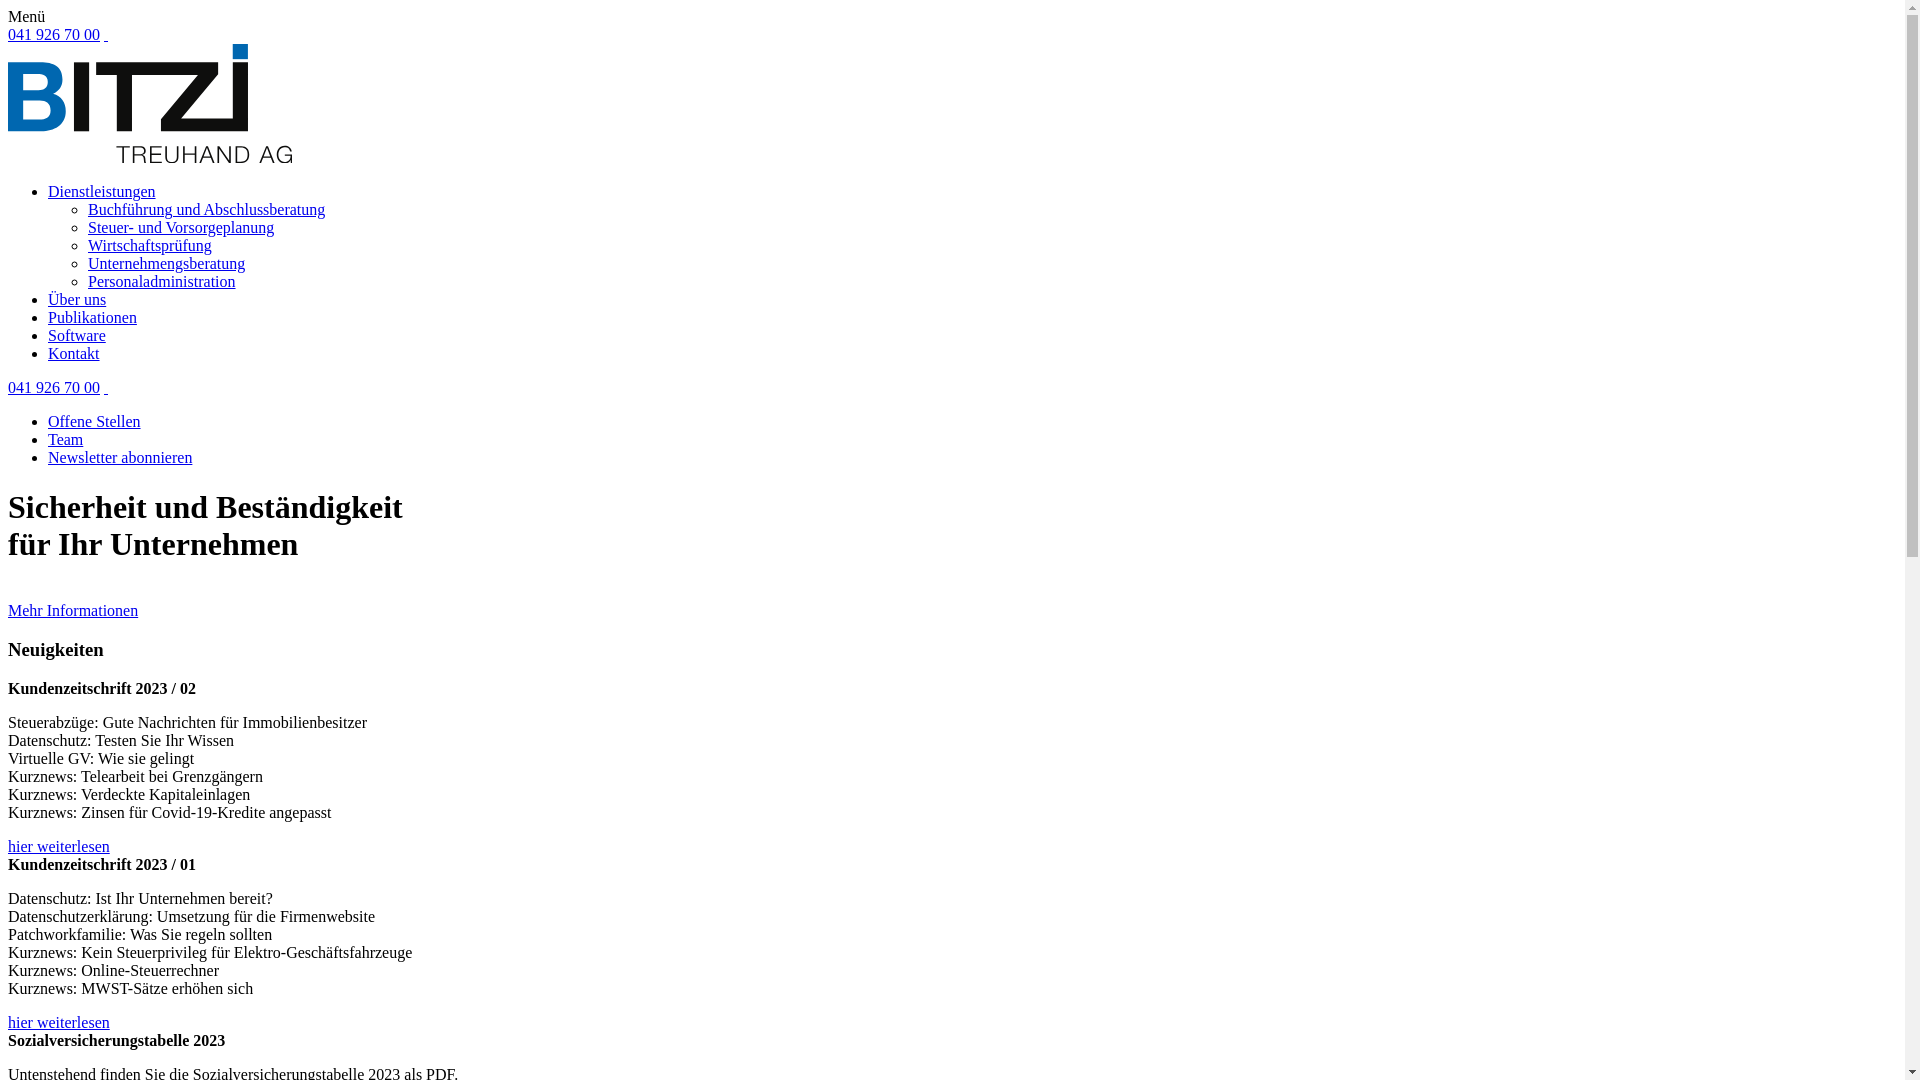  I want to click on 'Team', so click(65, 438).